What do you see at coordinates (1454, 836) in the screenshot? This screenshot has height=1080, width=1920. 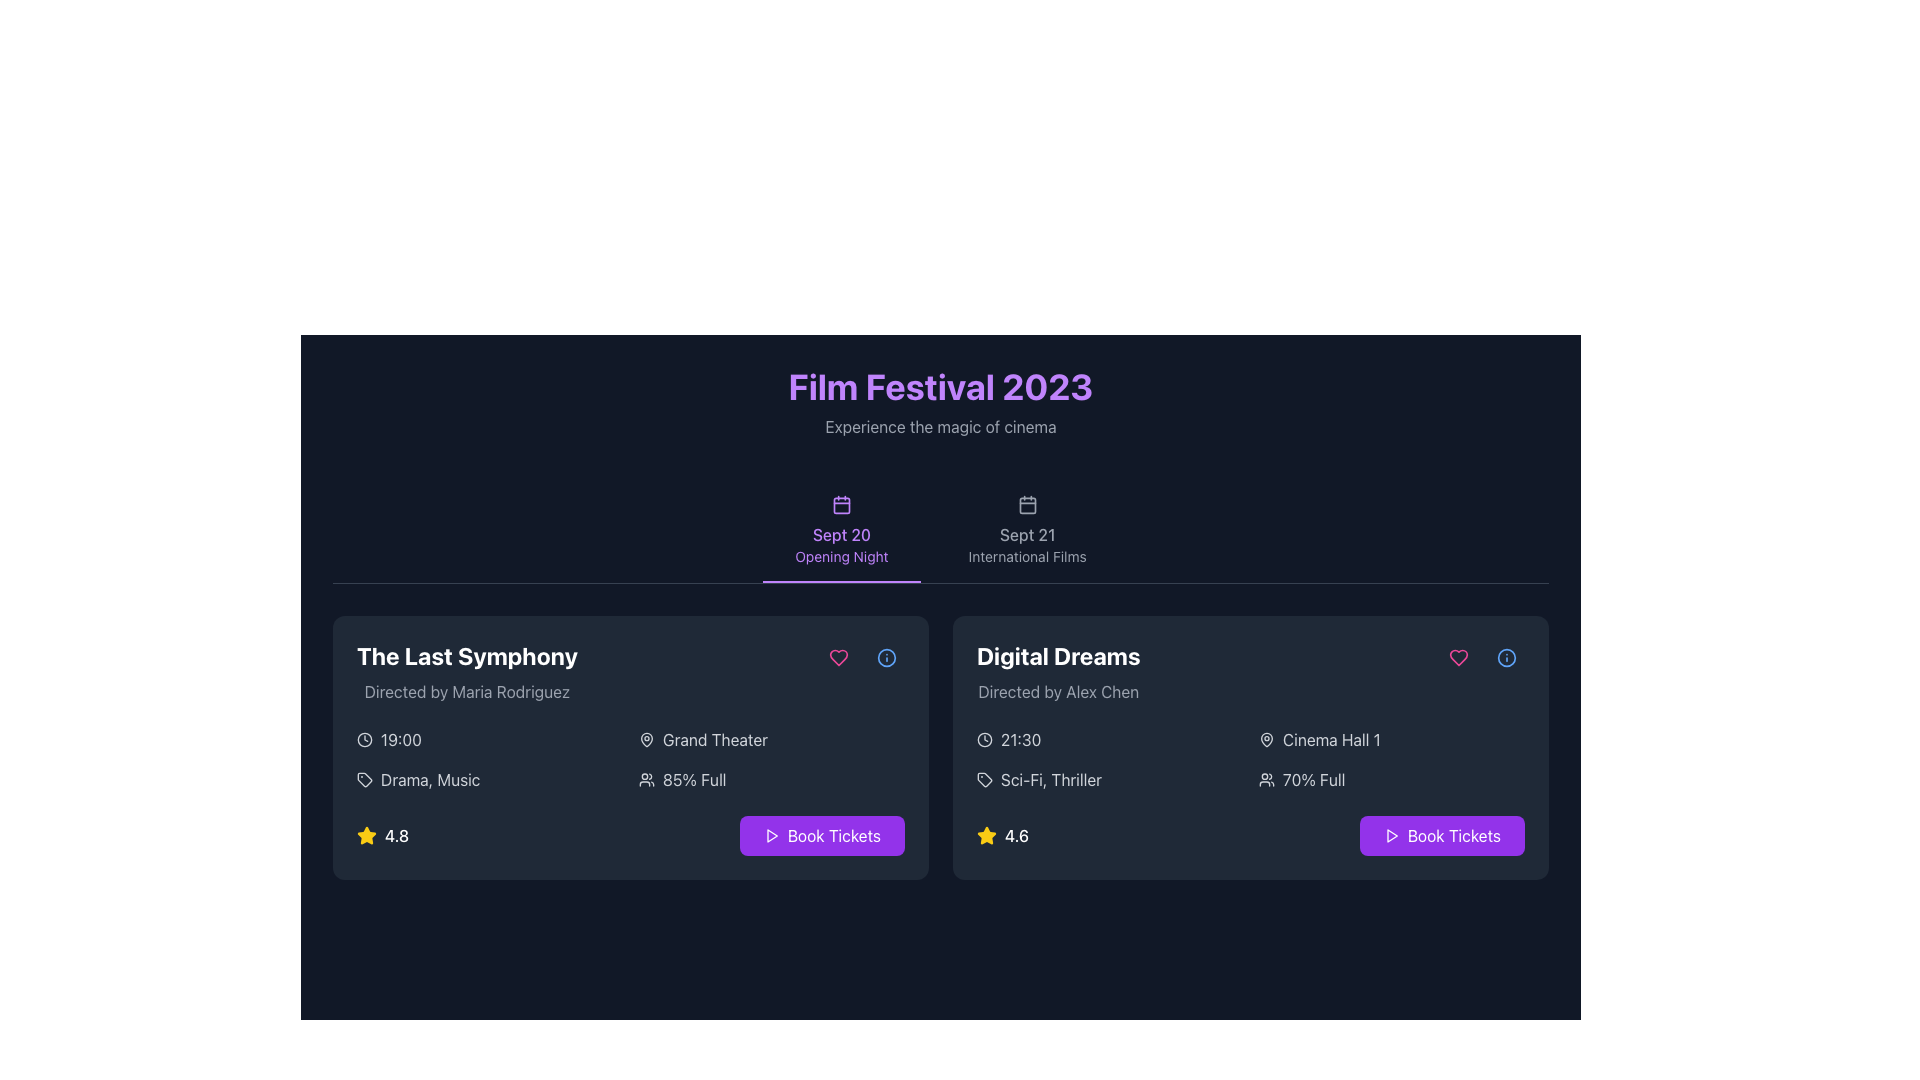 I see `text label within the button for booking tickets for the 'Digital Dreams' movie session located at the bottom-right corner of the movie card` at bounding box center [1454, 836].